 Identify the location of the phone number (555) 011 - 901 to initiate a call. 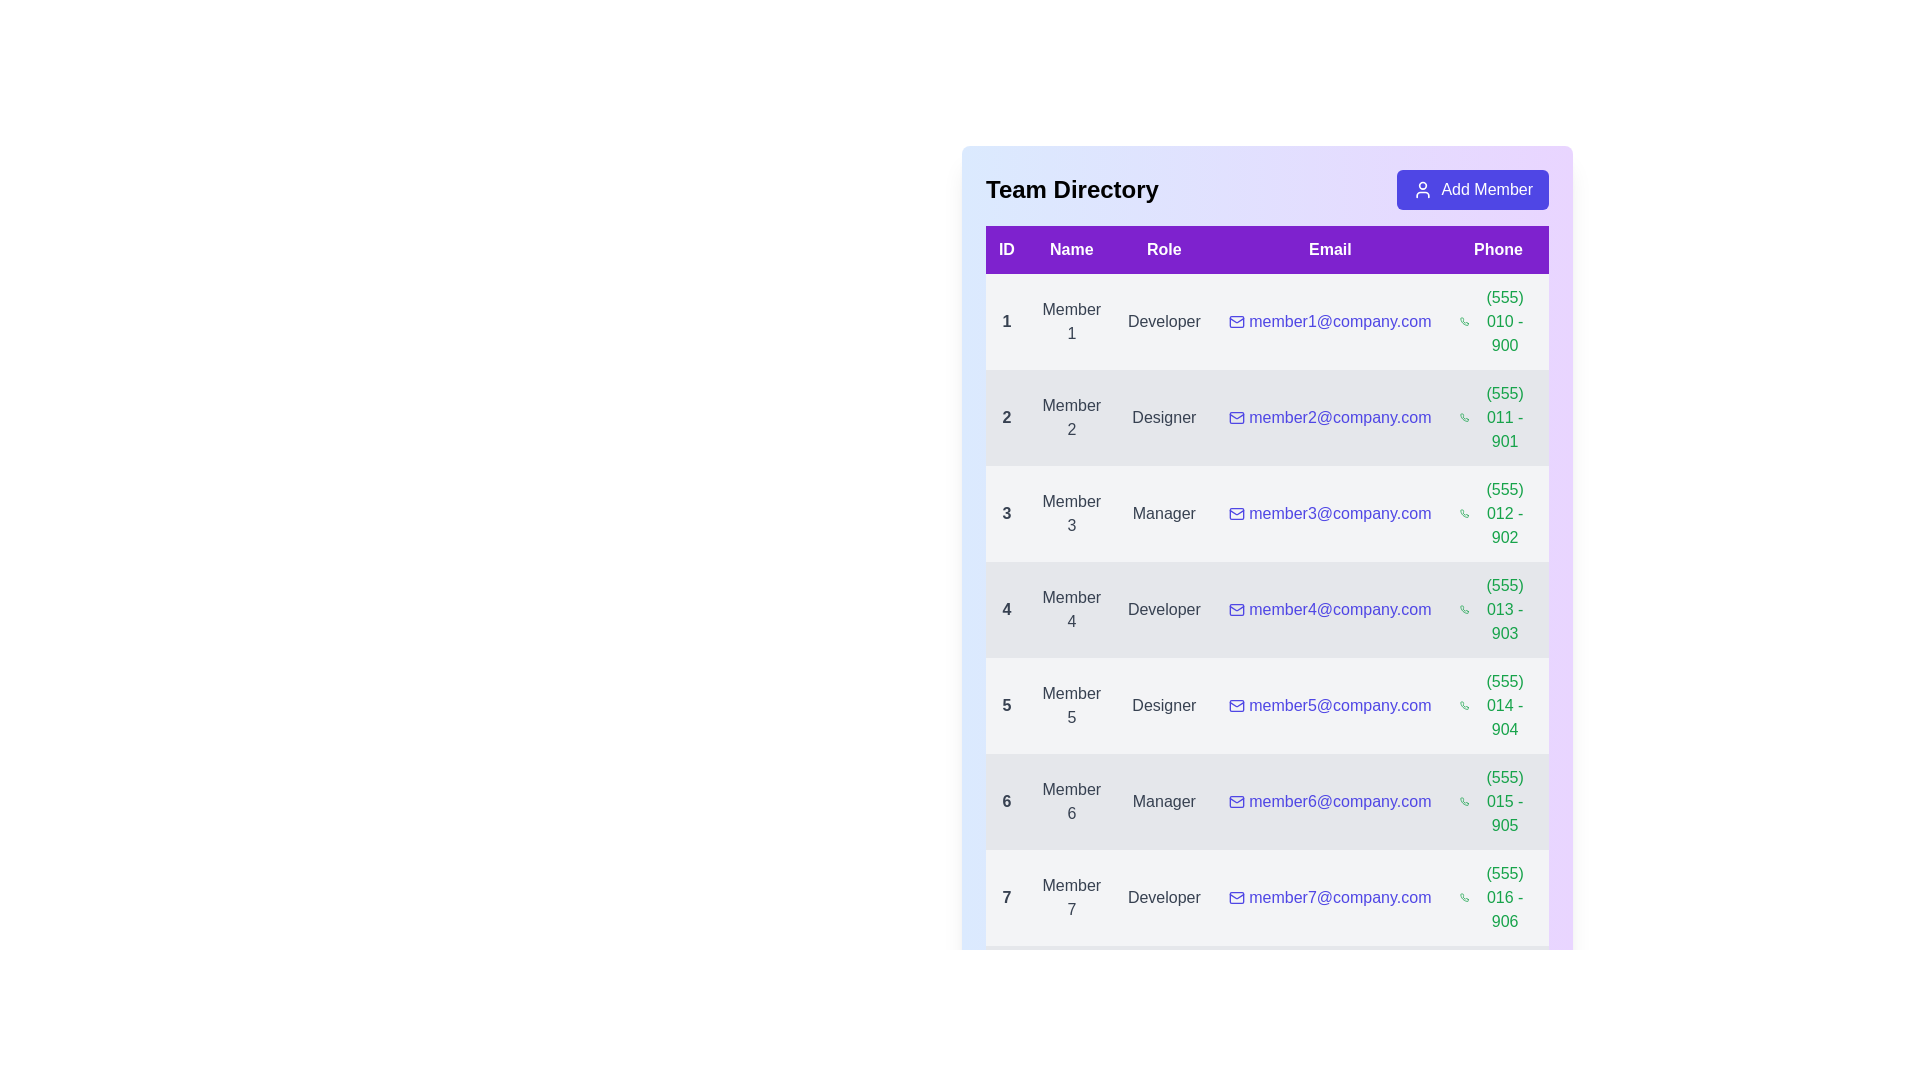
(1498, 416).